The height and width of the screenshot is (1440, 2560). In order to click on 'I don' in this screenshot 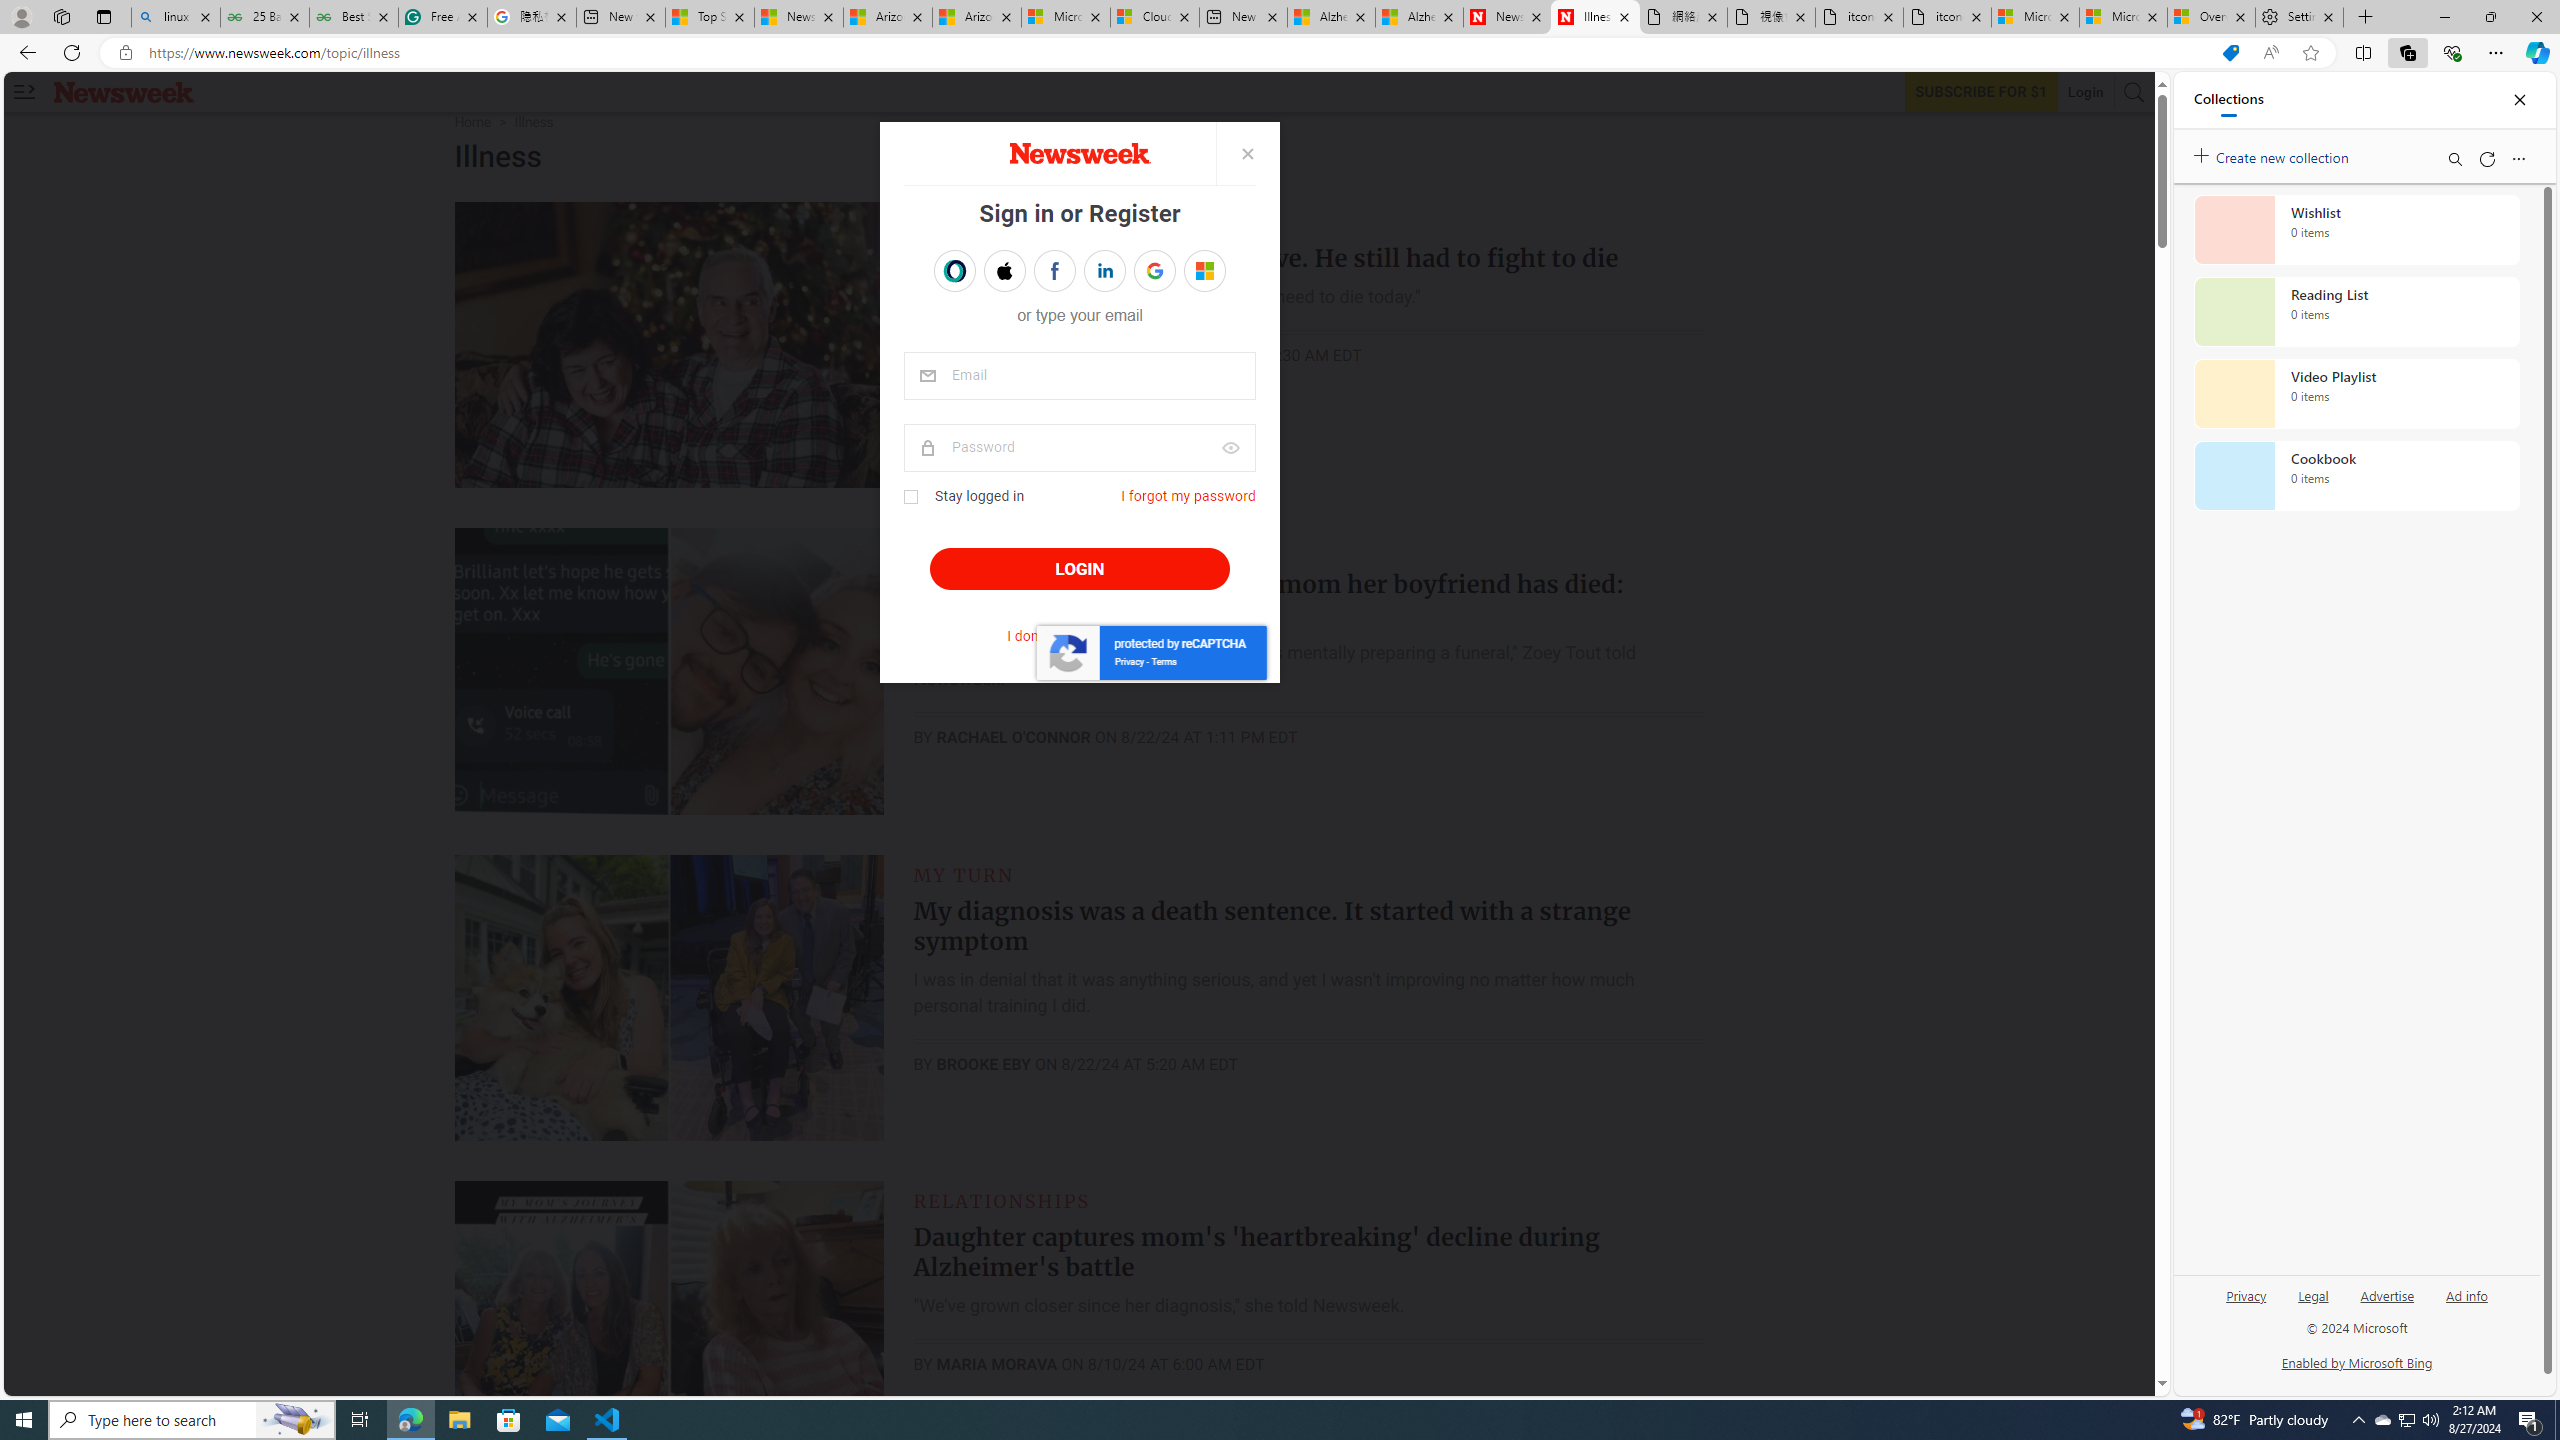, I will do `click(1079, 636)`.